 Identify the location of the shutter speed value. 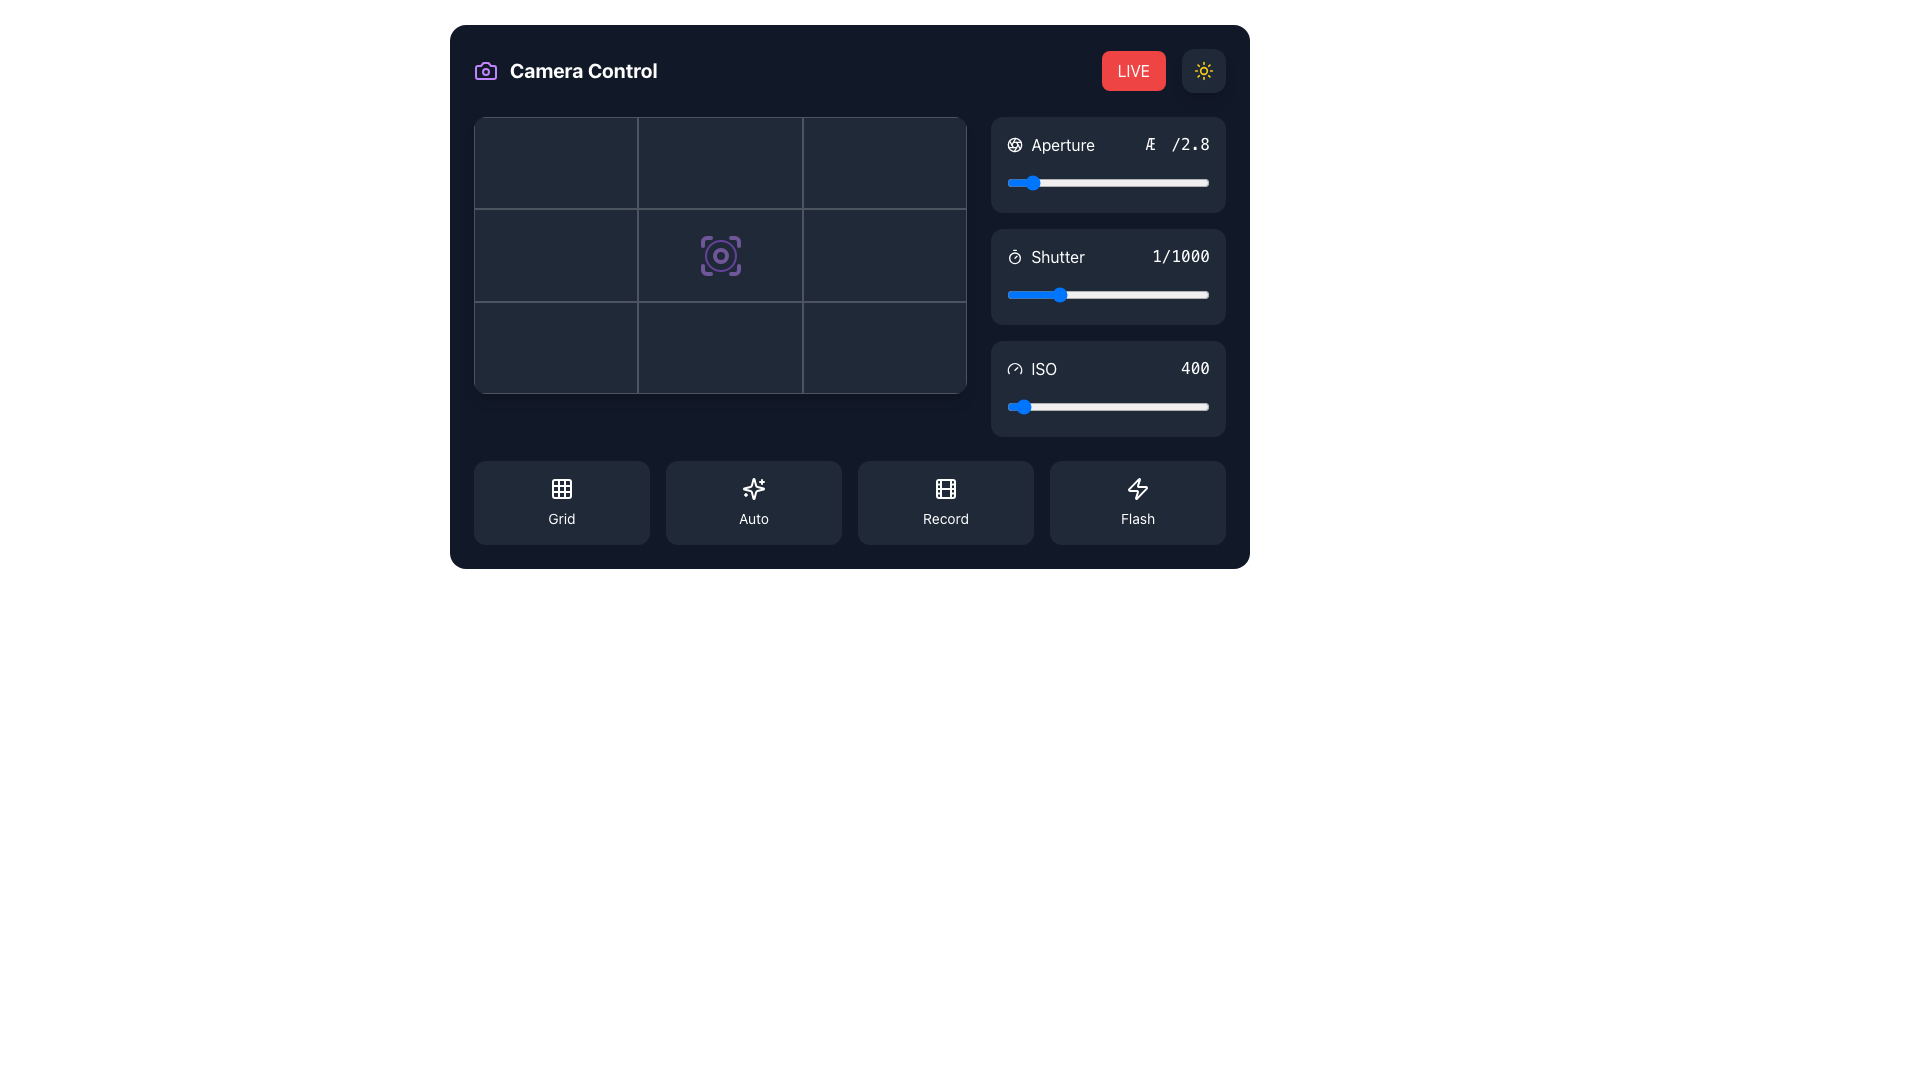
(1067, 294).